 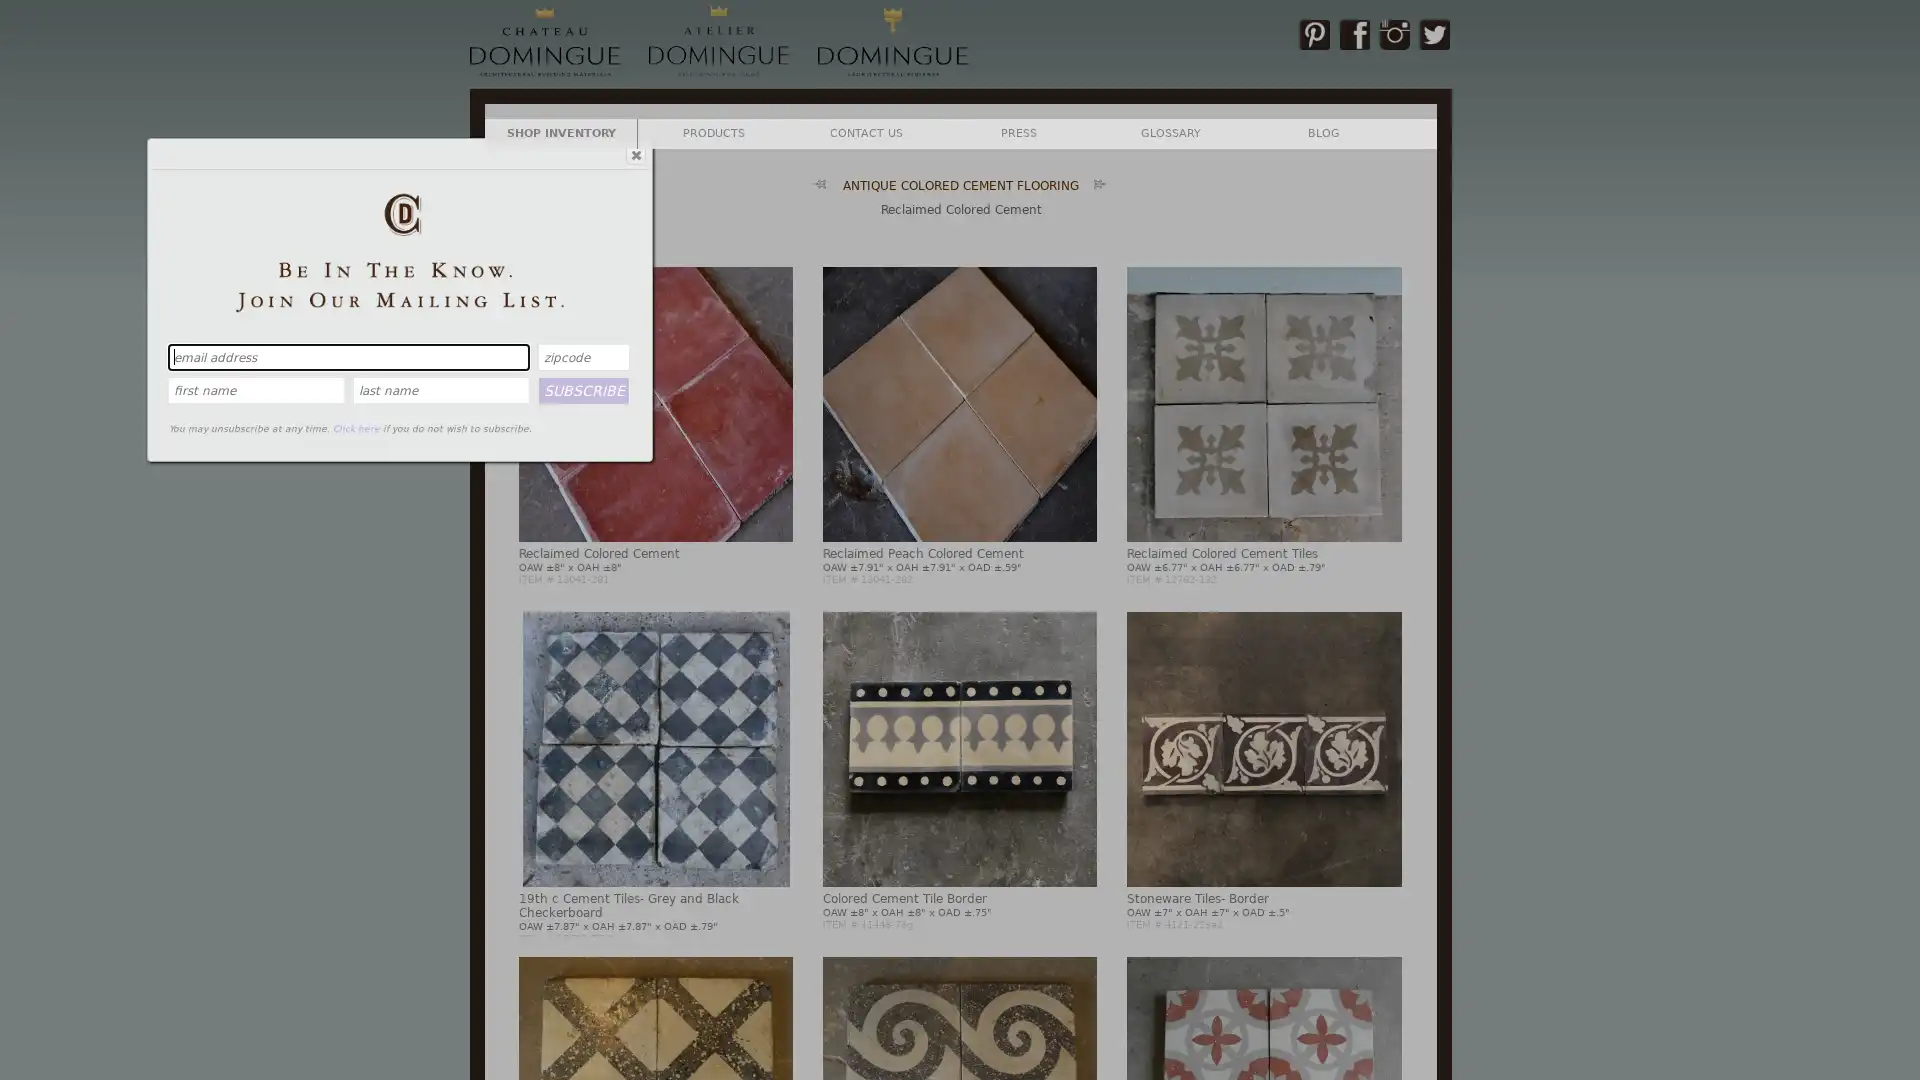 I want to click on SUBSCRIBE, so click(x=583, y=389).